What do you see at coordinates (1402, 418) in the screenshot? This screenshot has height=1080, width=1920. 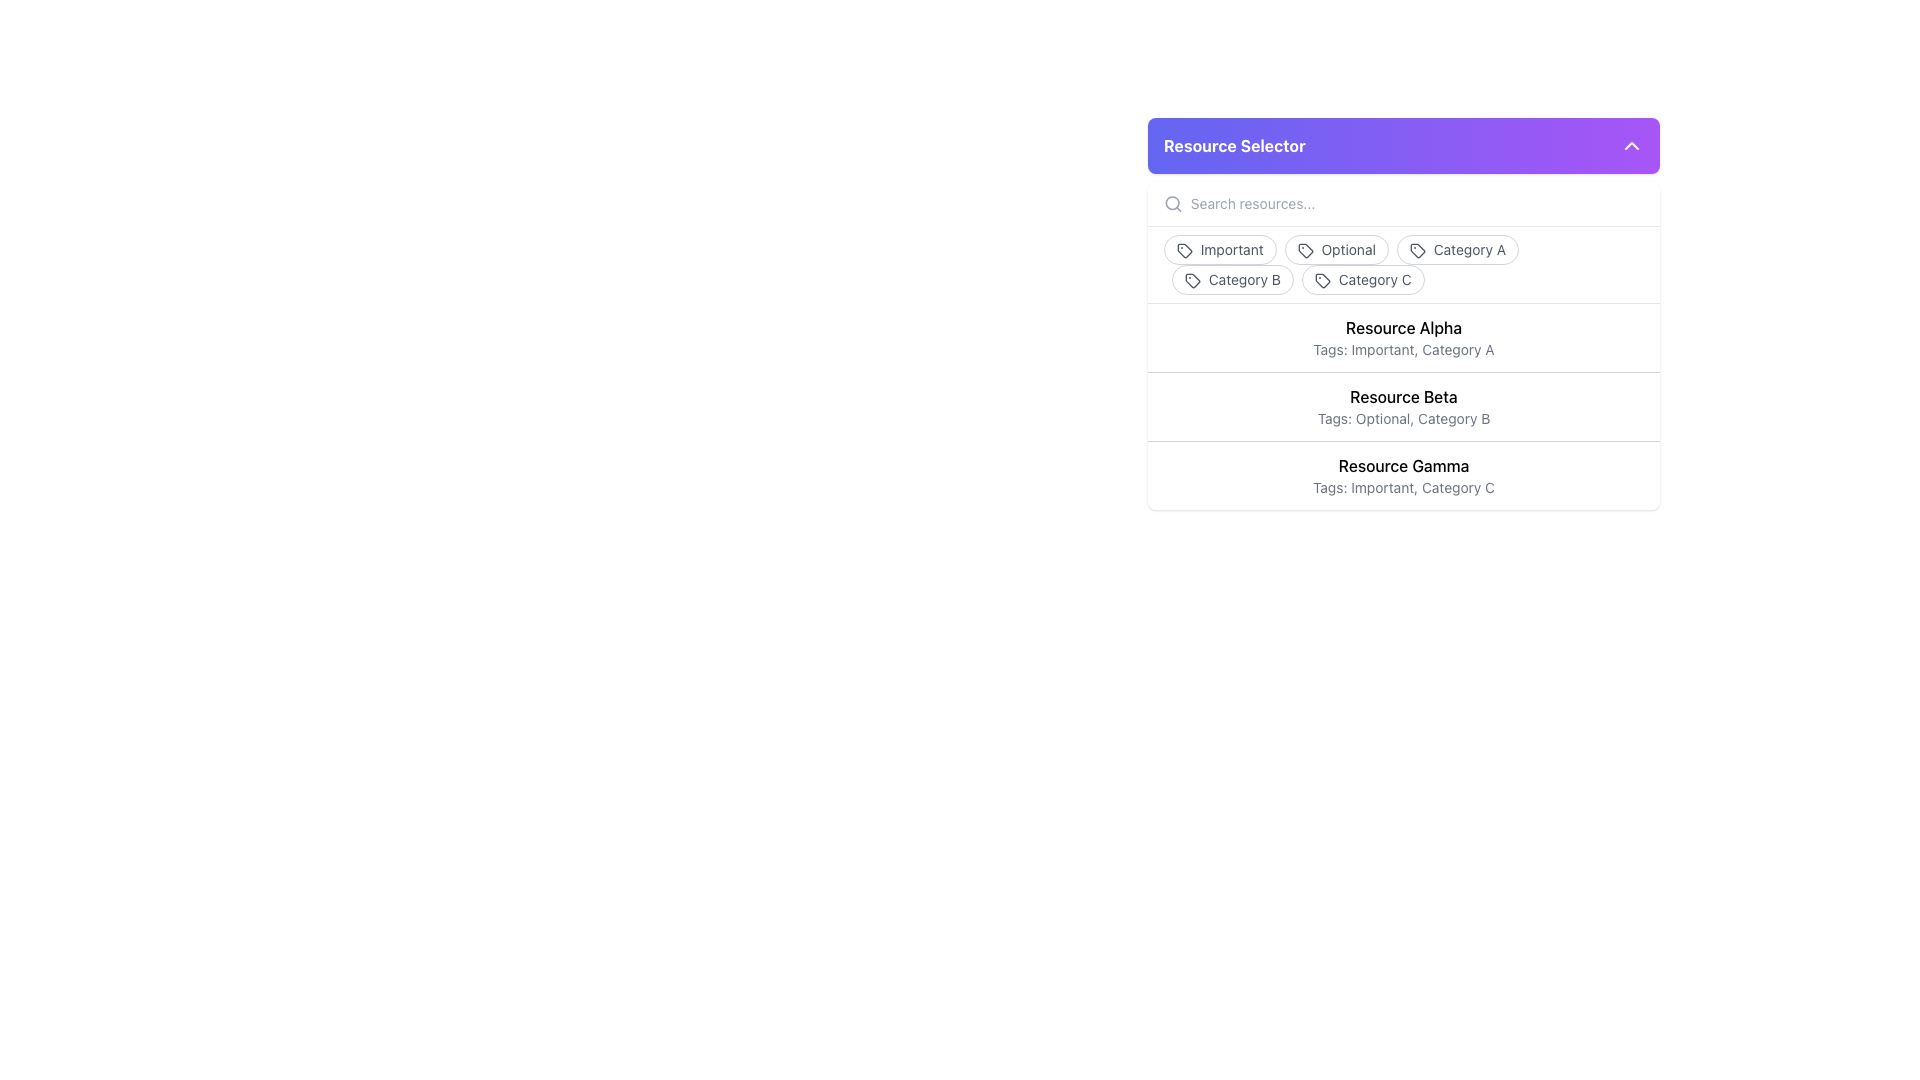 I see `the text label that displays additional metadata about 'Resource Beta', positioned centrally below the title text` at bounding box center [1402, 418].